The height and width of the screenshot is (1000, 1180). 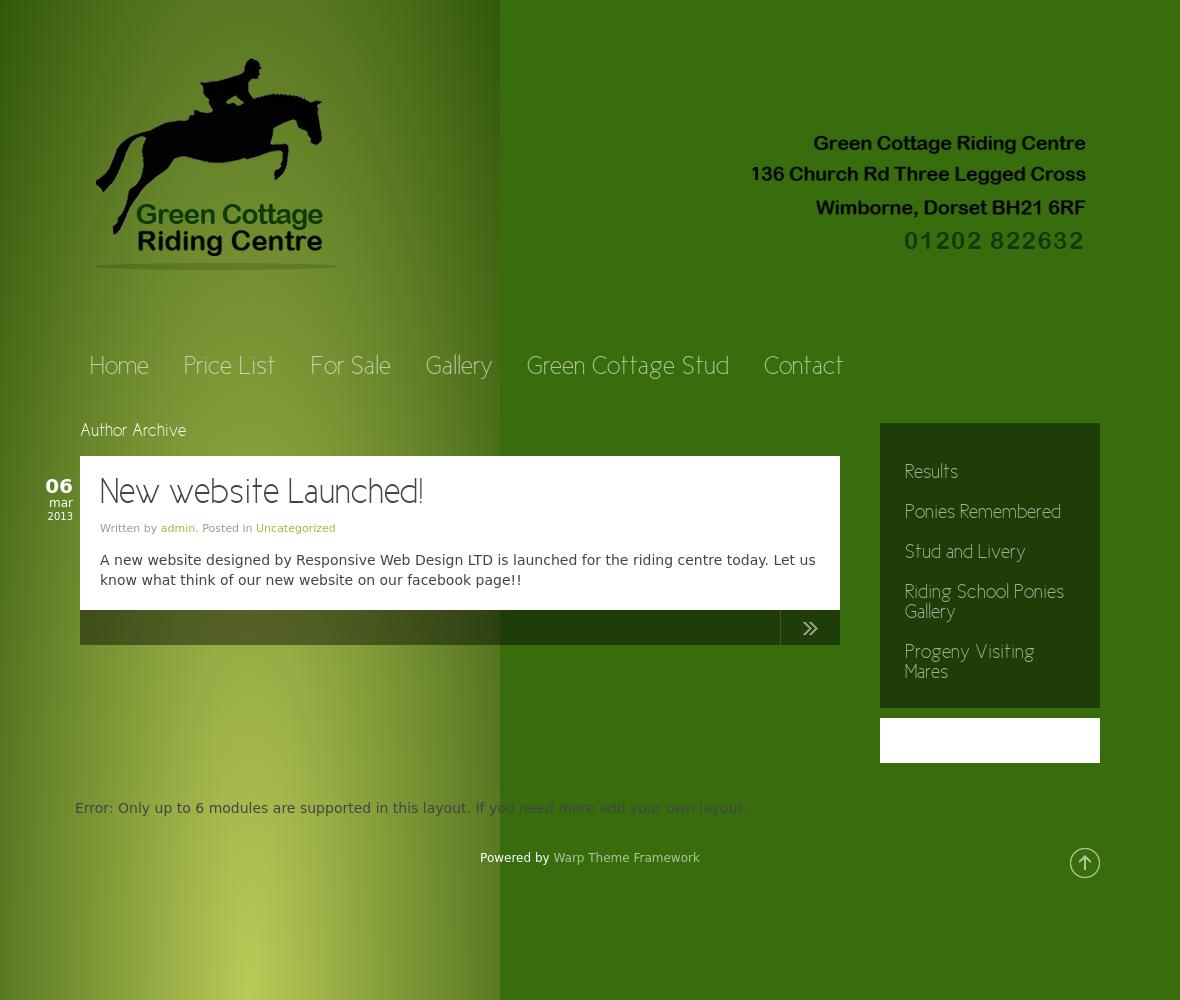 I want to click on 'A new website designed by Responsive Web Design LTD is launched for the riding centre today. Let us know what think of our new website on our facebook page!!', so click(x=98, y=569).